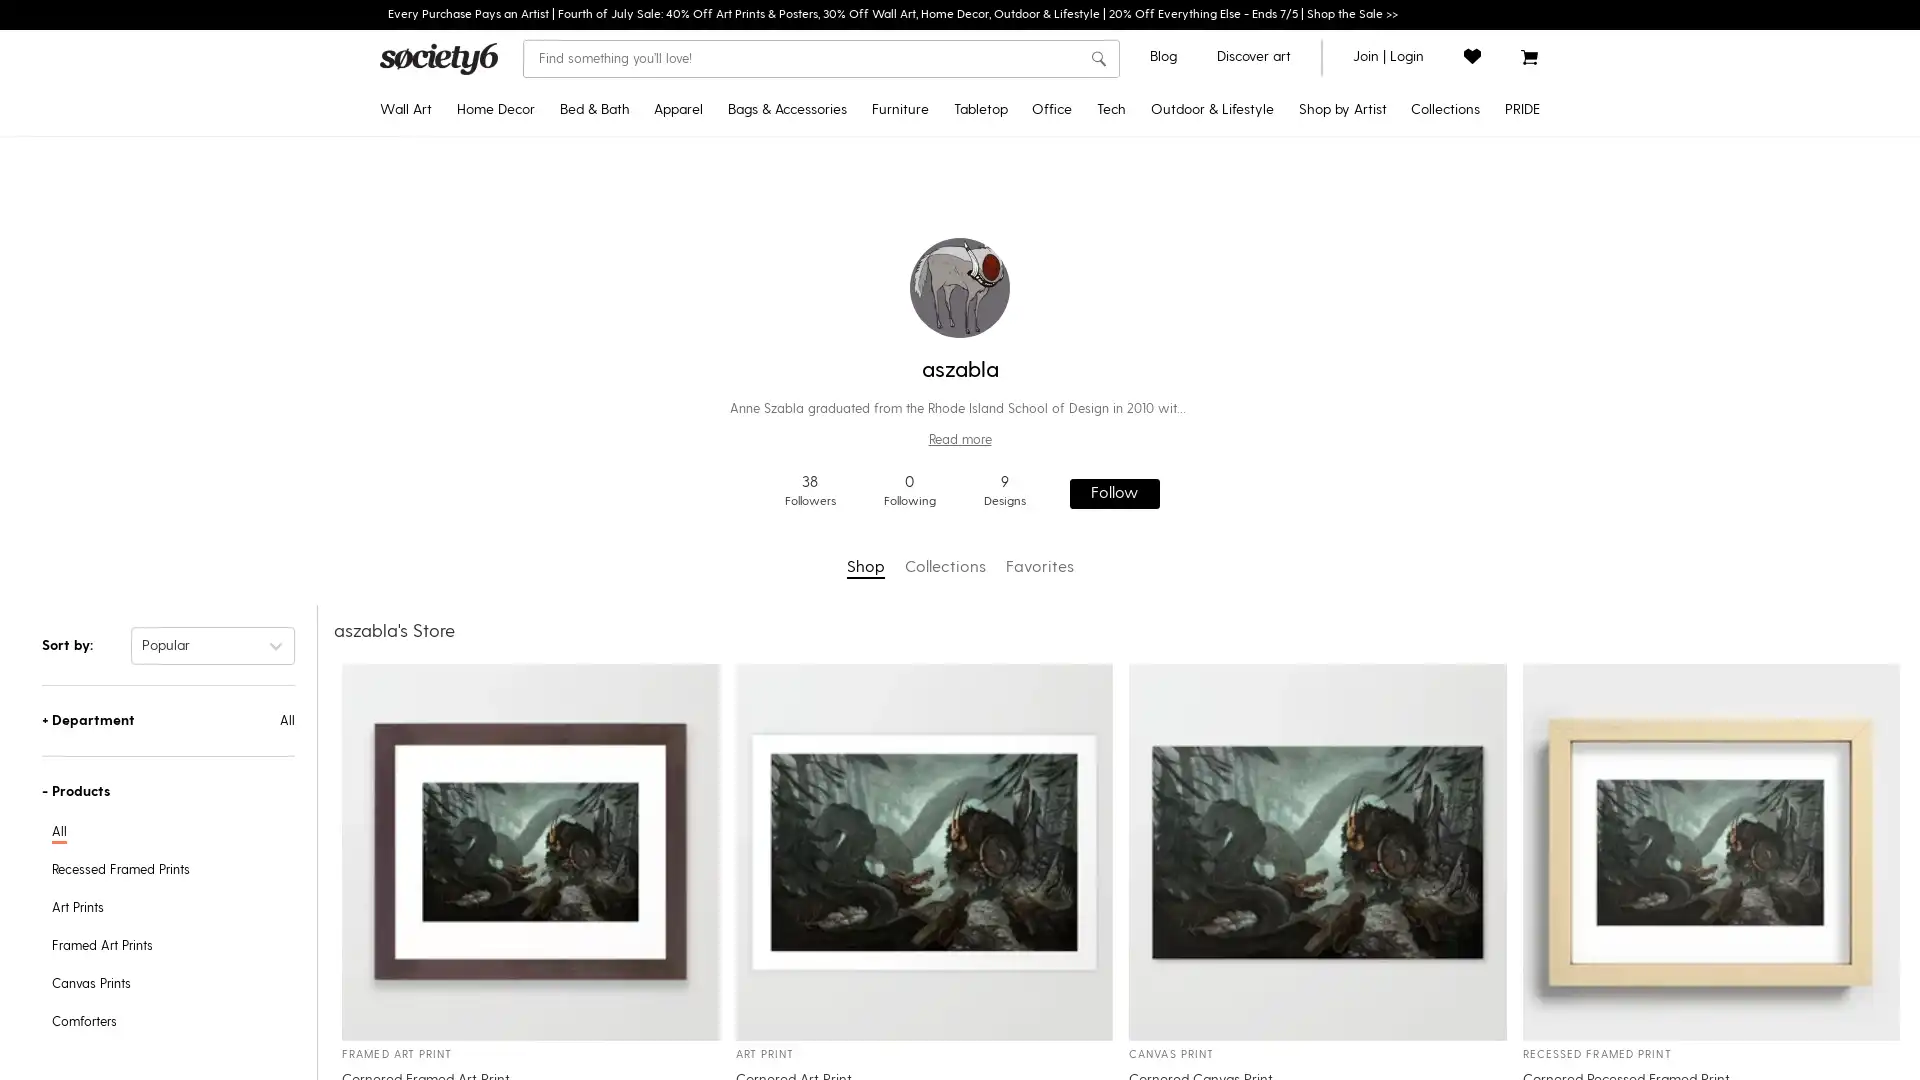 This screenshot has height=1080, width=1920. I want to click on Laptop Stickers, so click(1182, 450).